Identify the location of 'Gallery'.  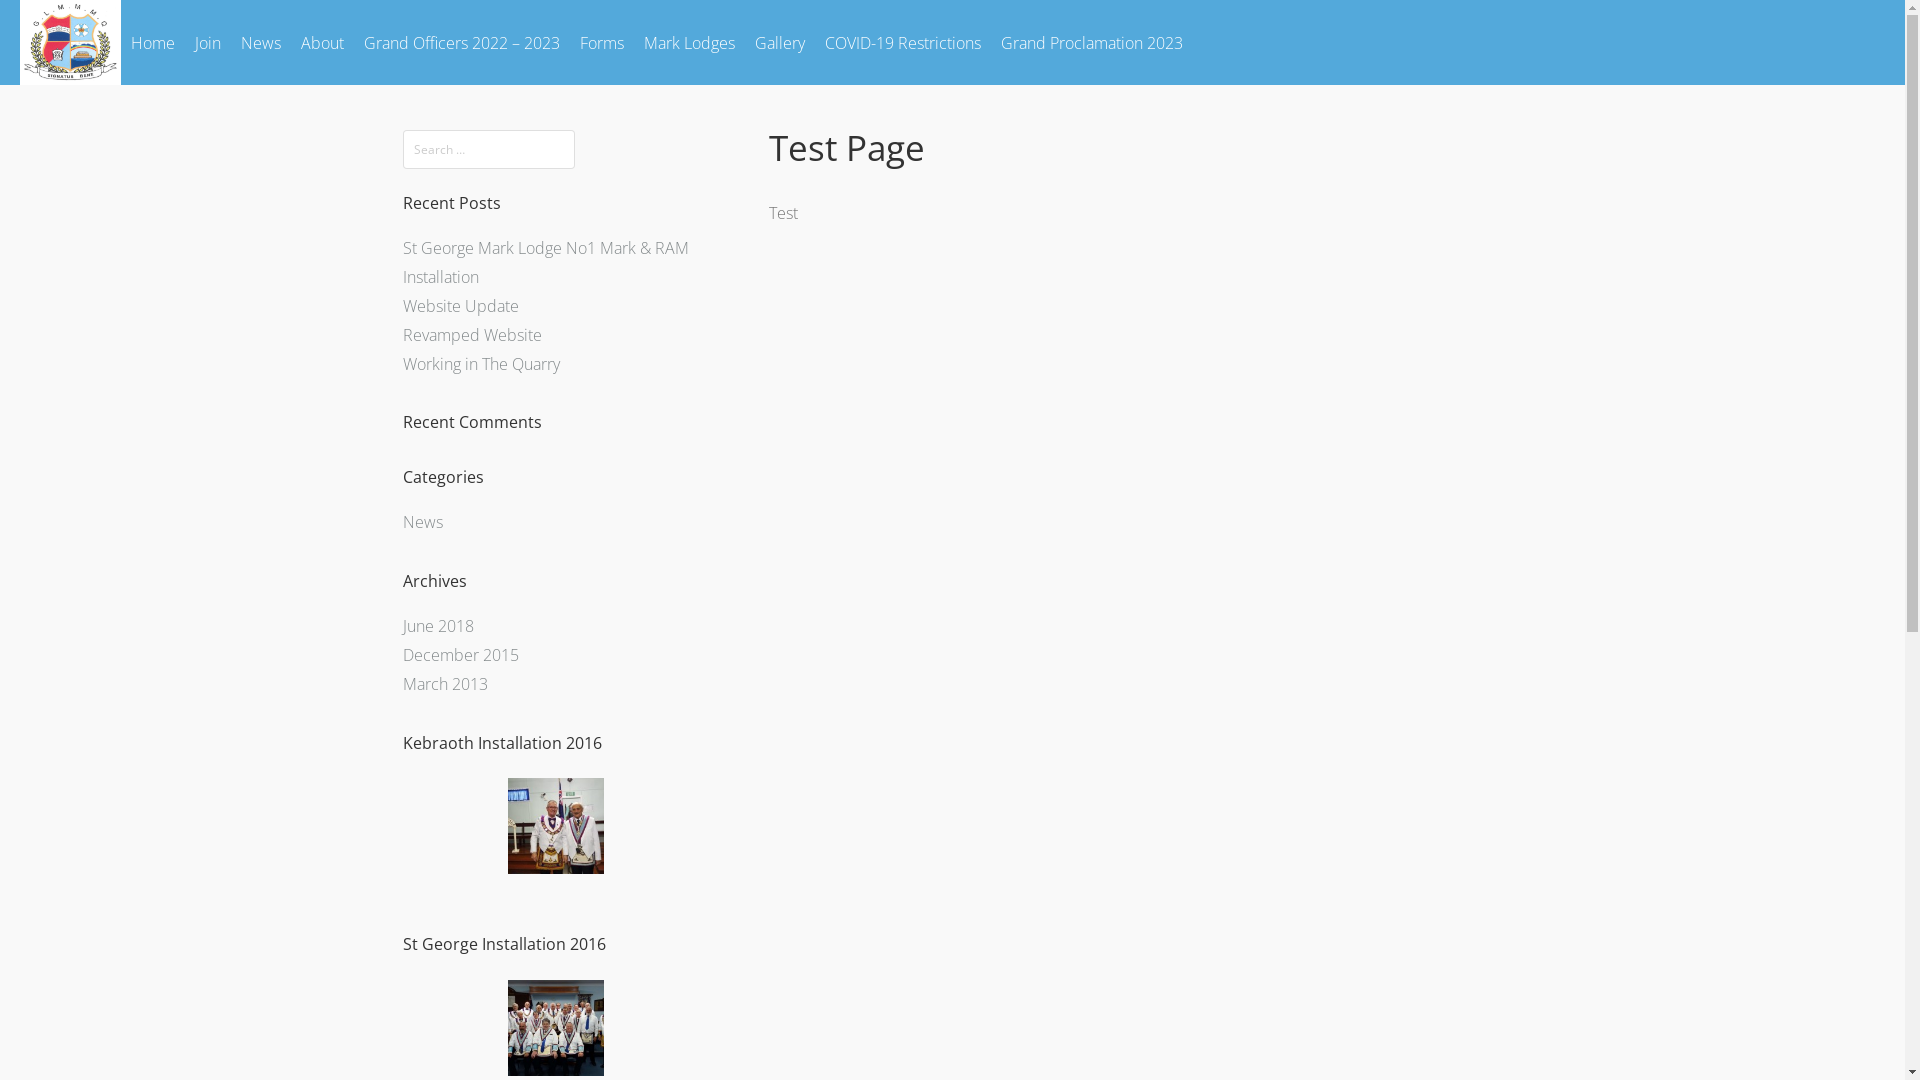
(778, 42).